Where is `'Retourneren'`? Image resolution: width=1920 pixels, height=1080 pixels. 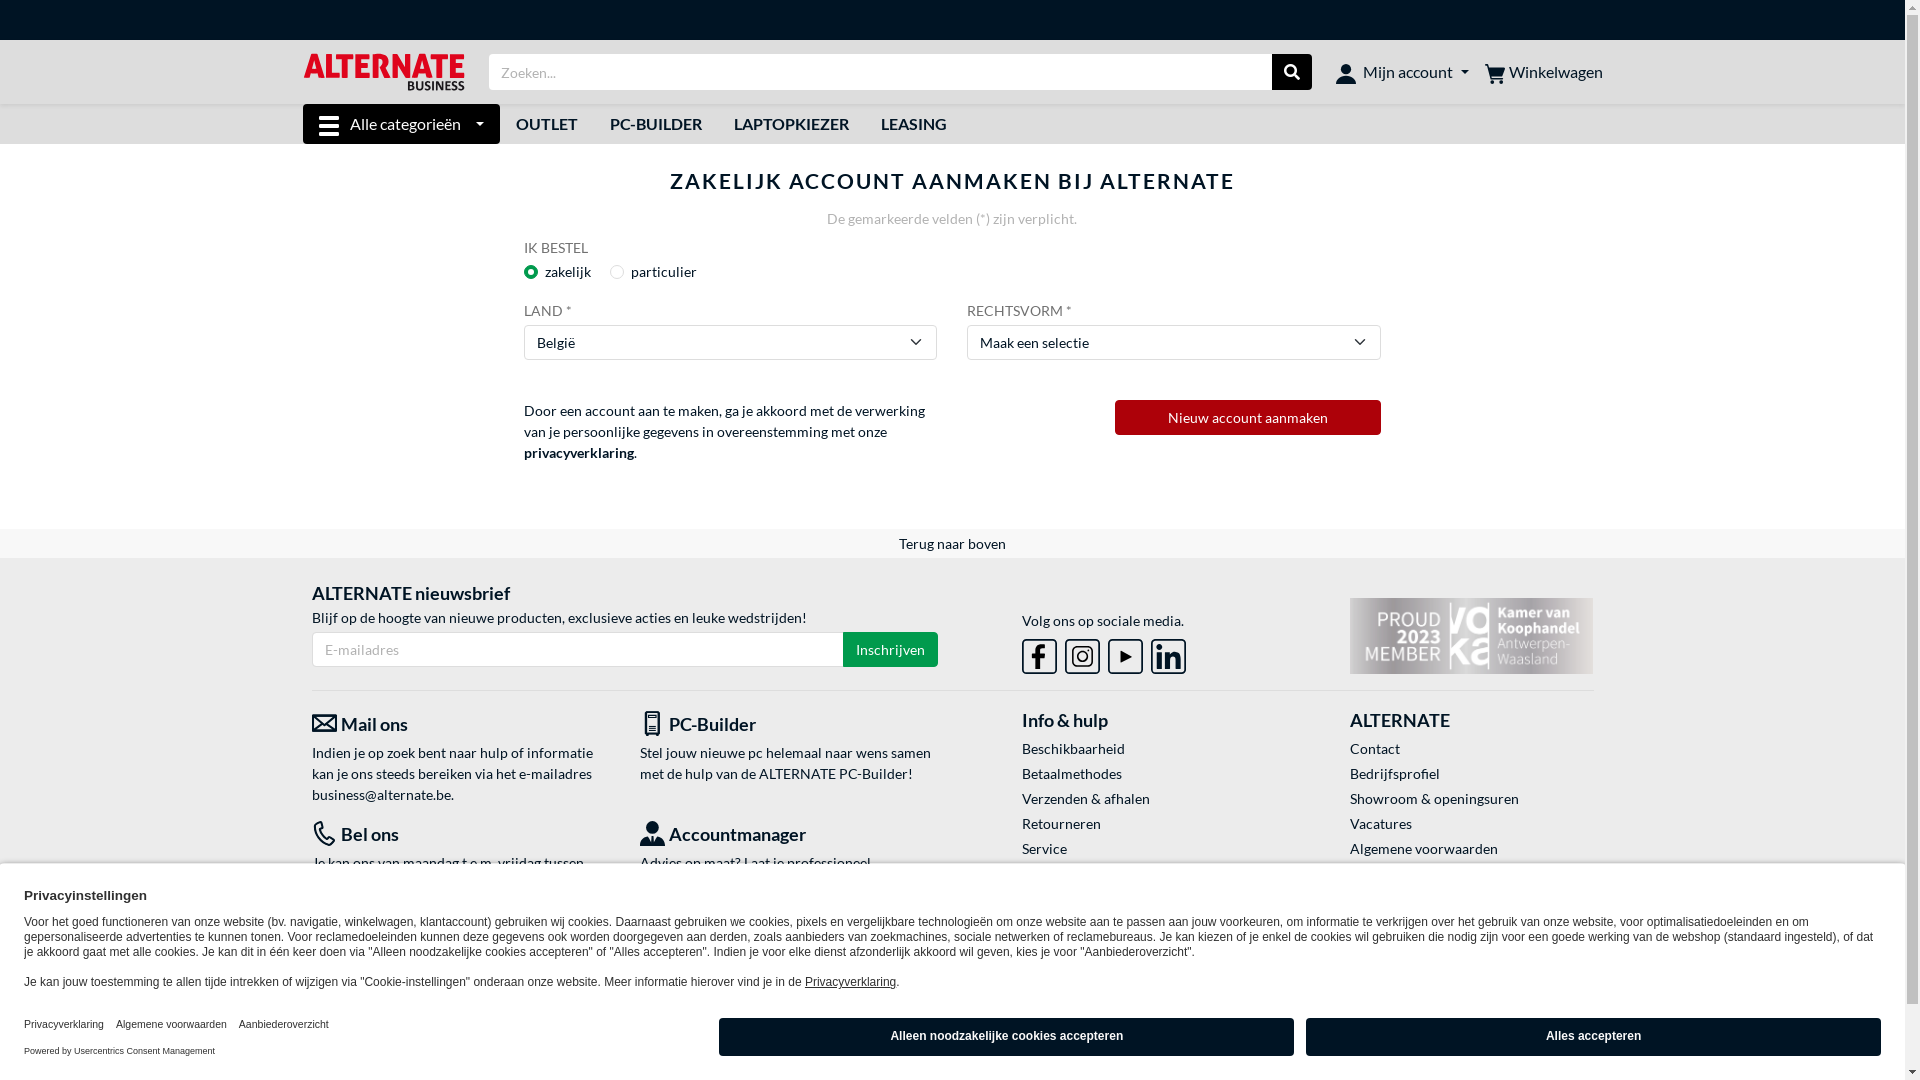
'Retourneren' is located at coordinates (1143, 823).